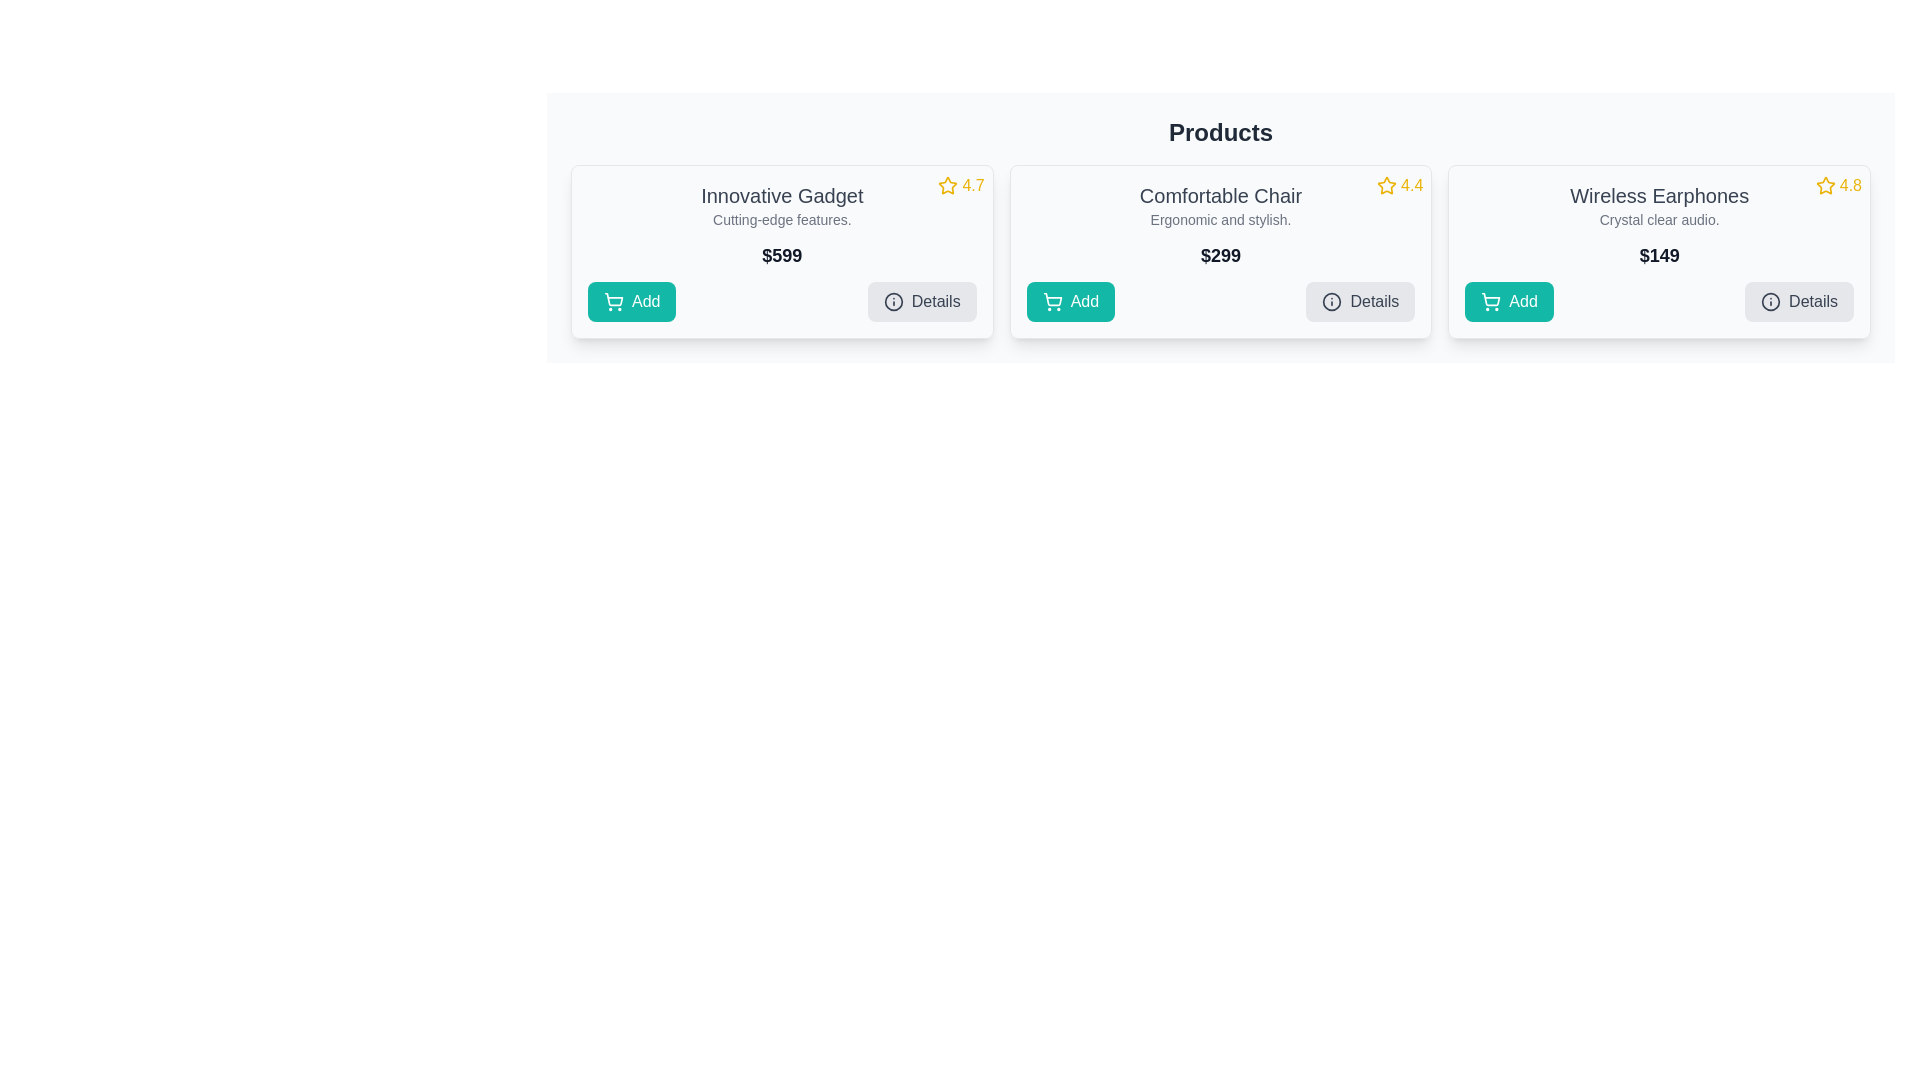  I want to click on static text element displaying the price '$599' located centrally in the 'Innovative Gadget' product card, positioned beneath the product title and description, so click(781, 254).